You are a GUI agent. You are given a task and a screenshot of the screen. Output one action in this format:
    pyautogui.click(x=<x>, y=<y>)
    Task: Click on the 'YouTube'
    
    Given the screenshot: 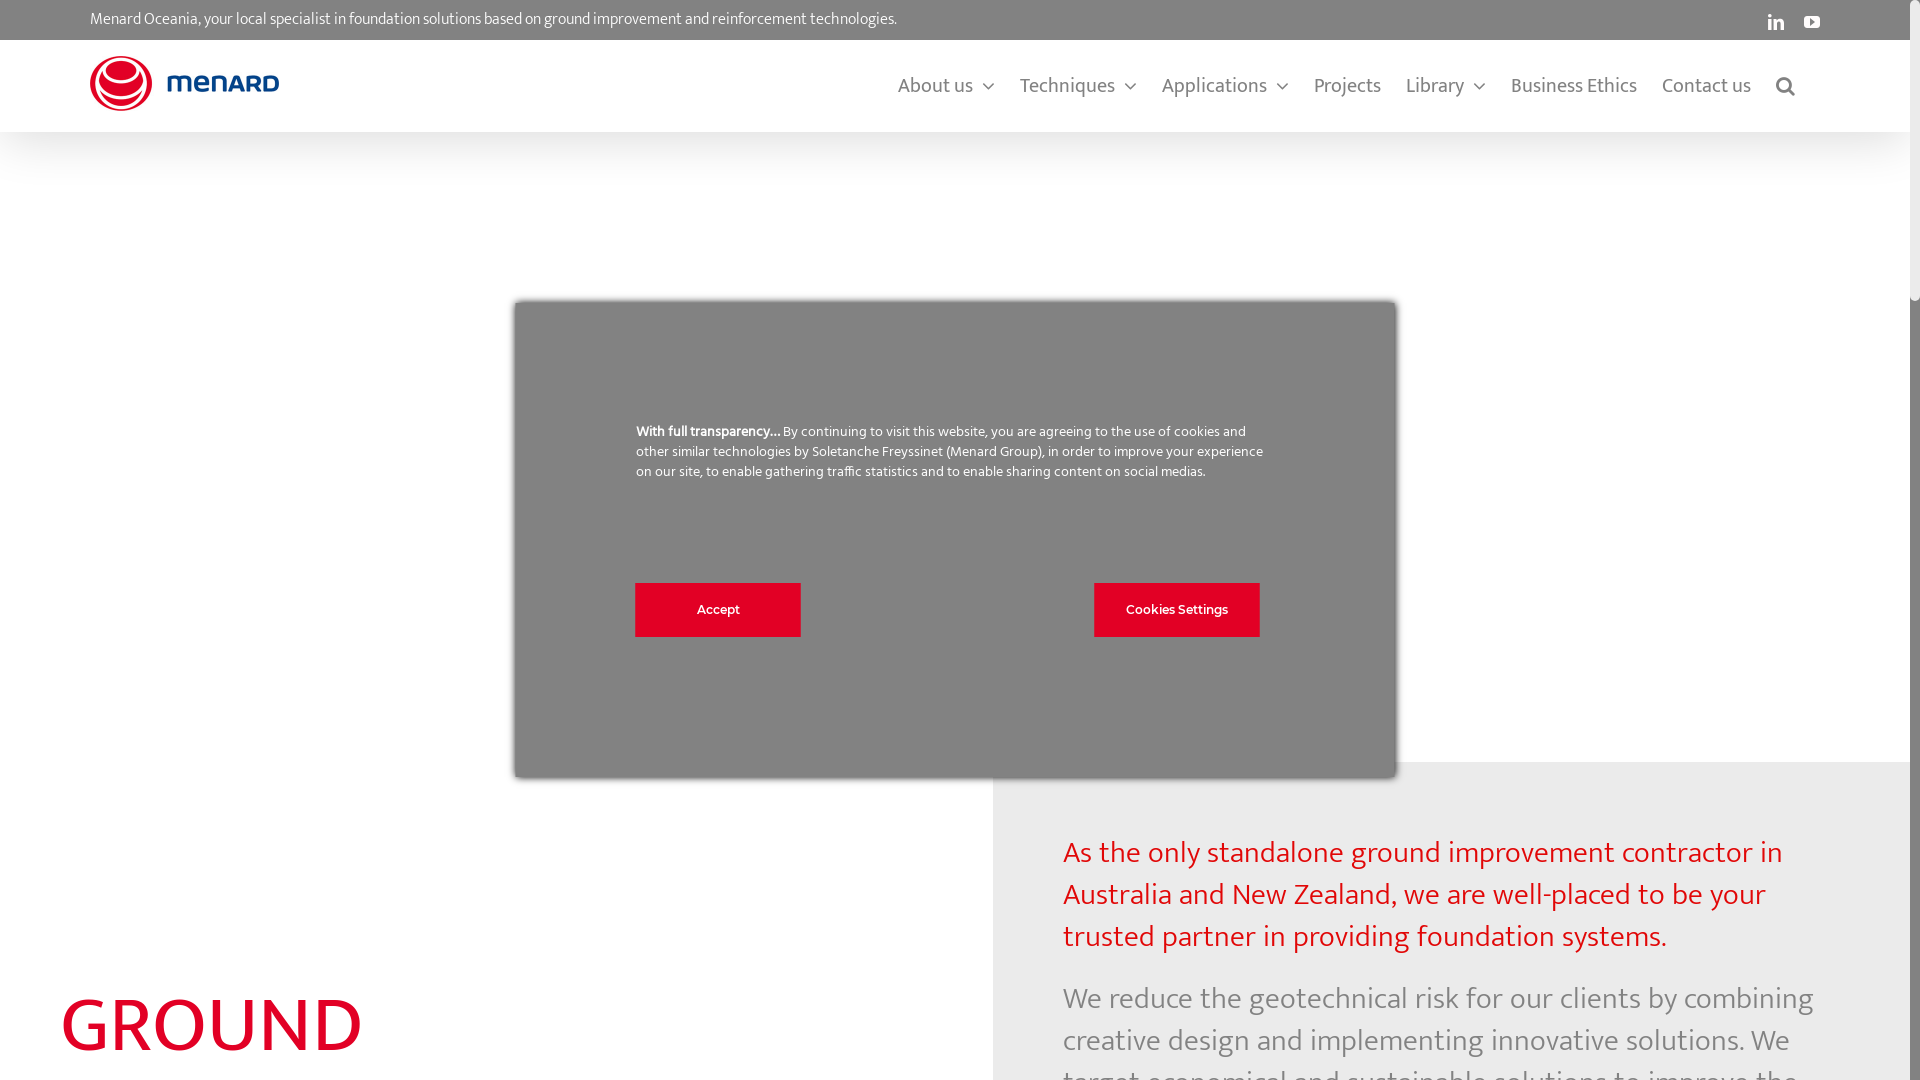 What is the action you would take?
    pyautogui.click(x=1811, y=22)
    